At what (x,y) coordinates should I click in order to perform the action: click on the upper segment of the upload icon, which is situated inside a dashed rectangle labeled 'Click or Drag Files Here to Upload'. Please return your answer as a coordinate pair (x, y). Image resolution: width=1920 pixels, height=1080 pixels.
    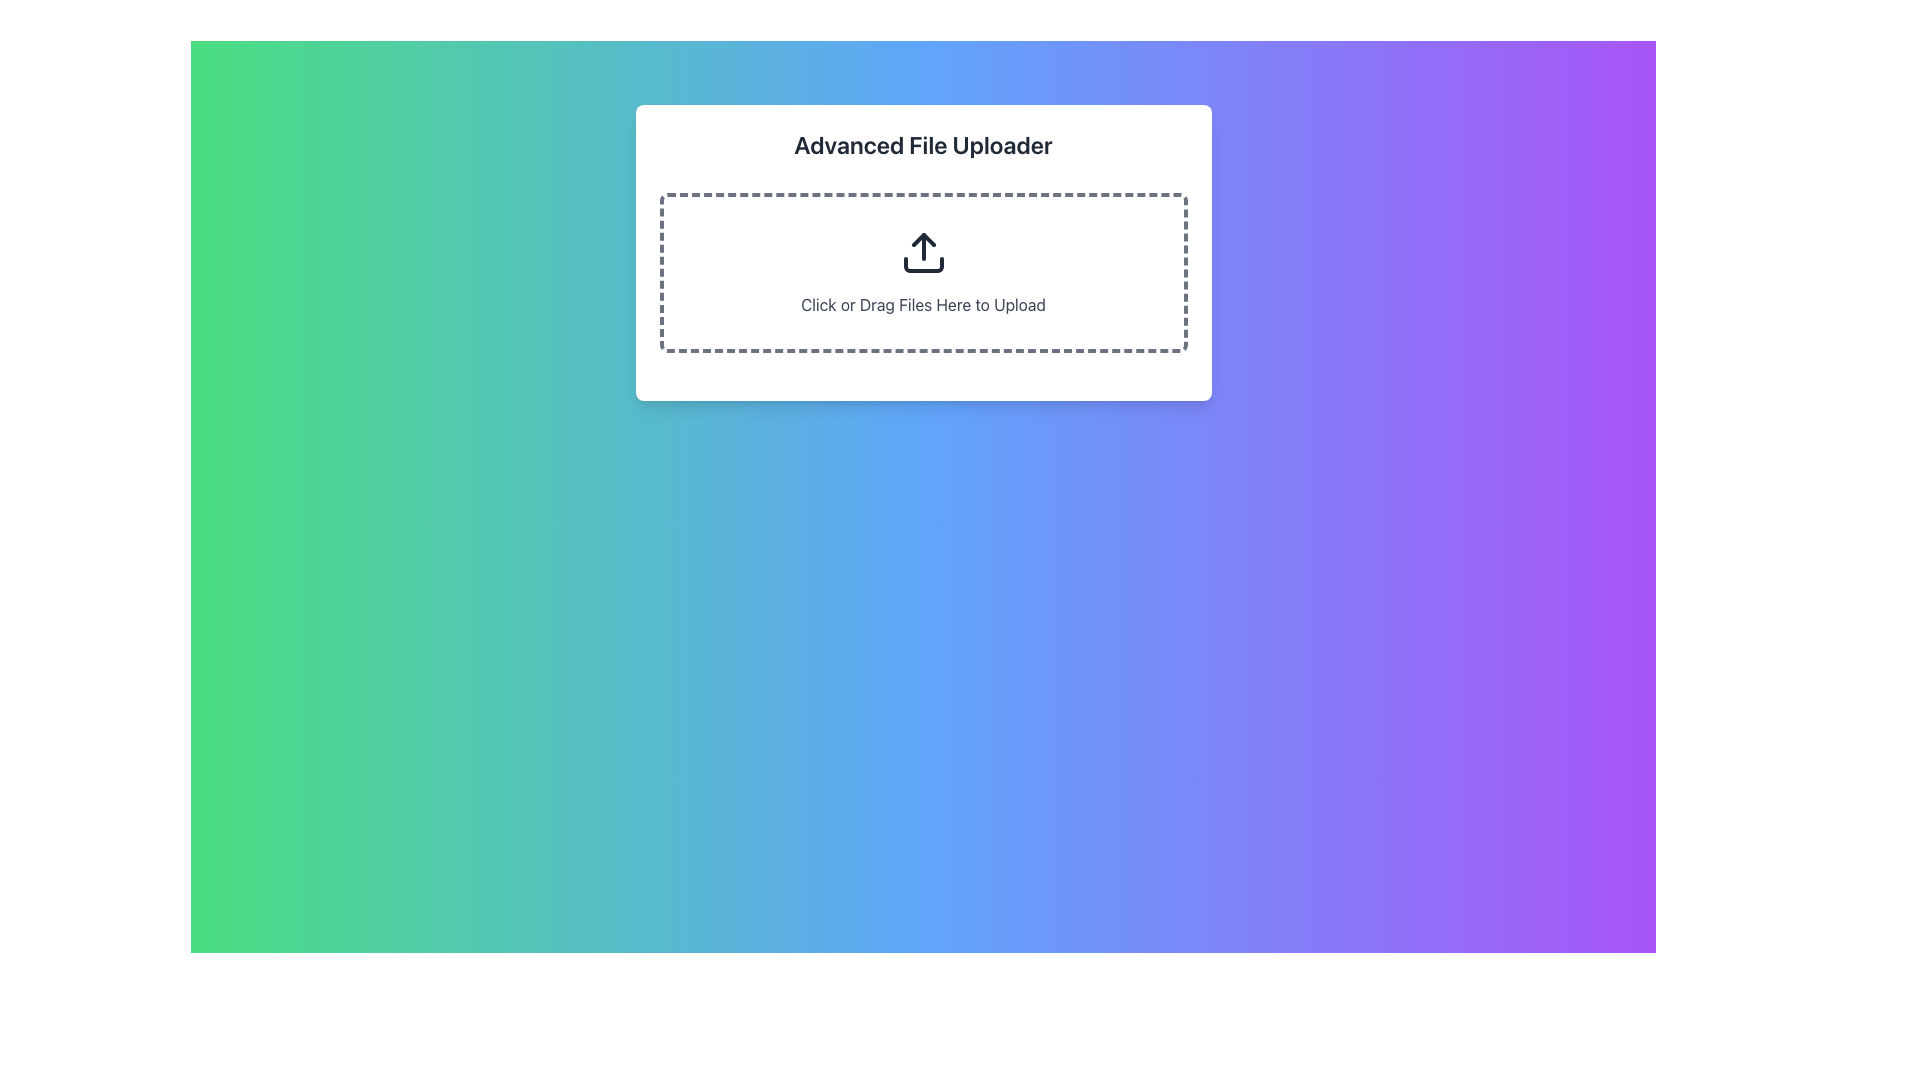
    Looking at the image, I should click on (922, 238).